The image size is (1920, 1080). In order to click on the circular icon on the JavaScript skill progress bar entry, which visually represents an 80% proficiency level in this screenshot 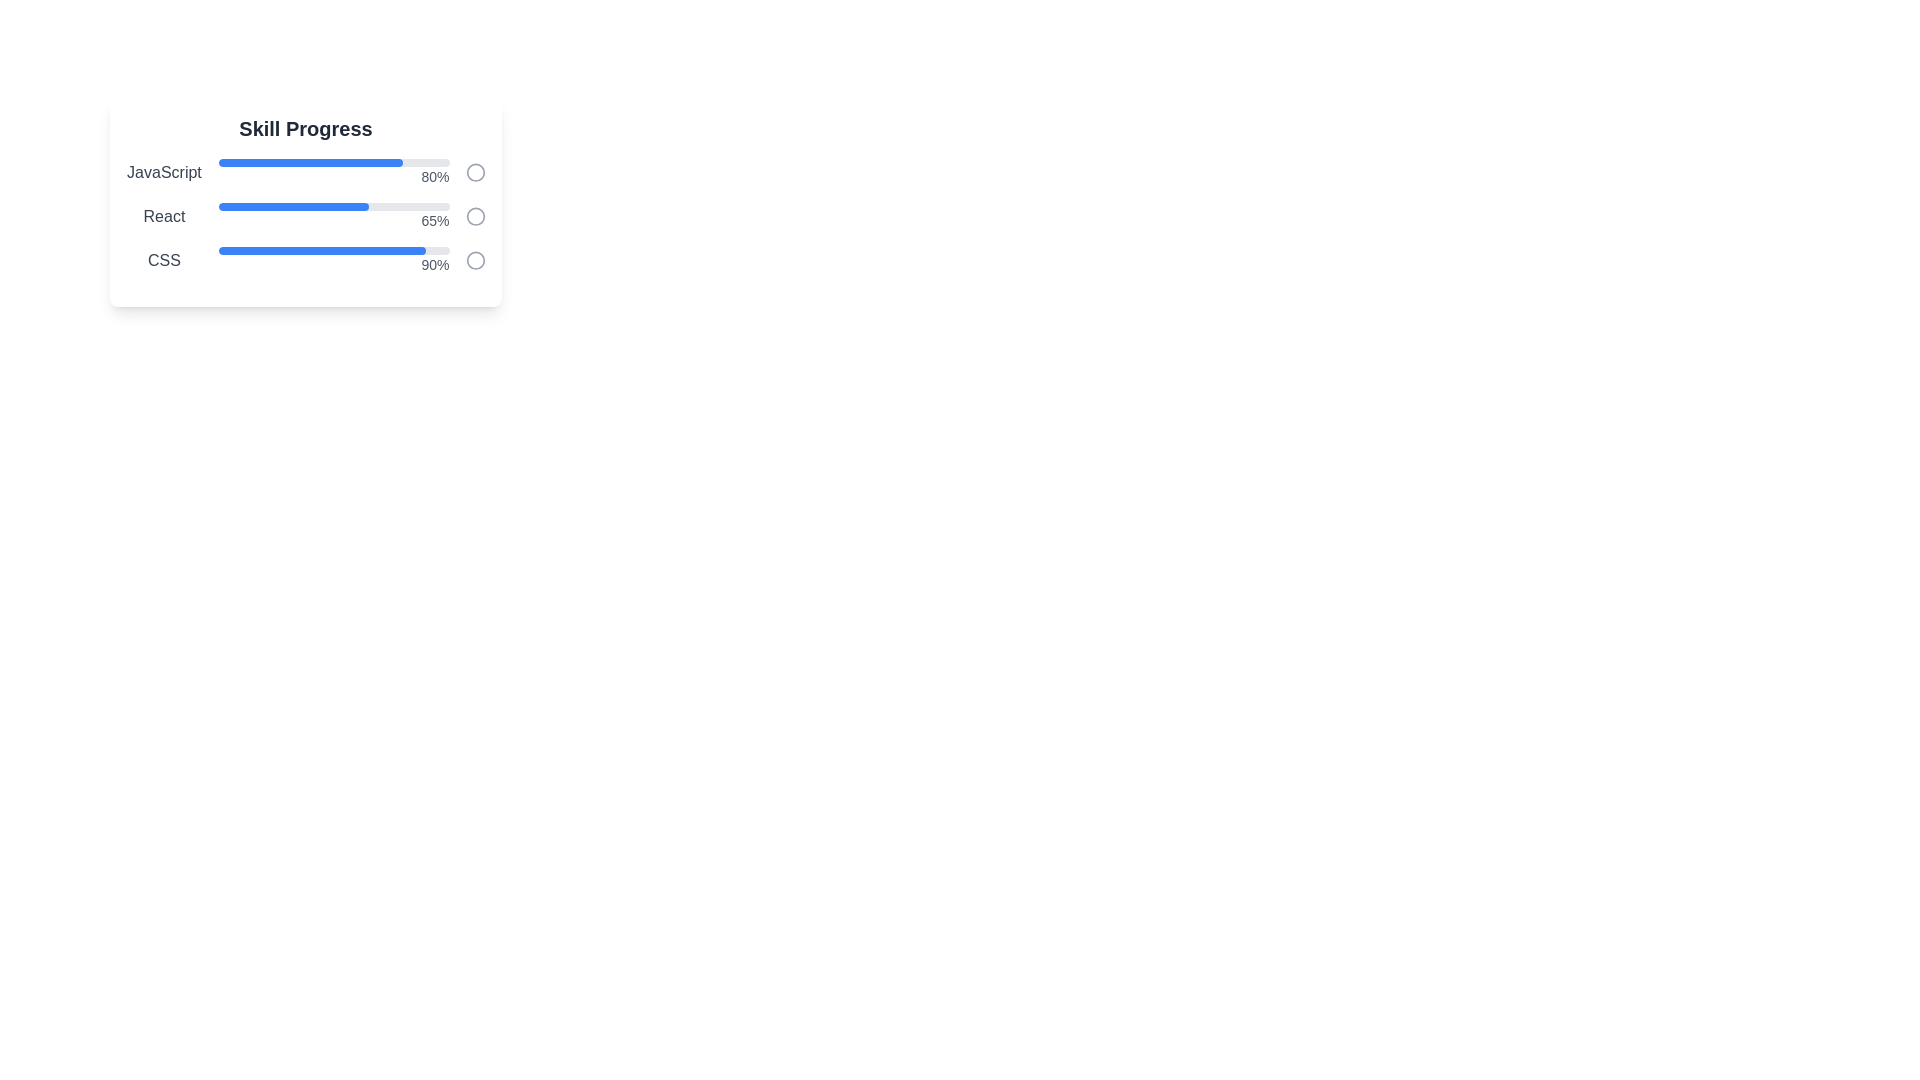, I will do `click(305, 172)`.